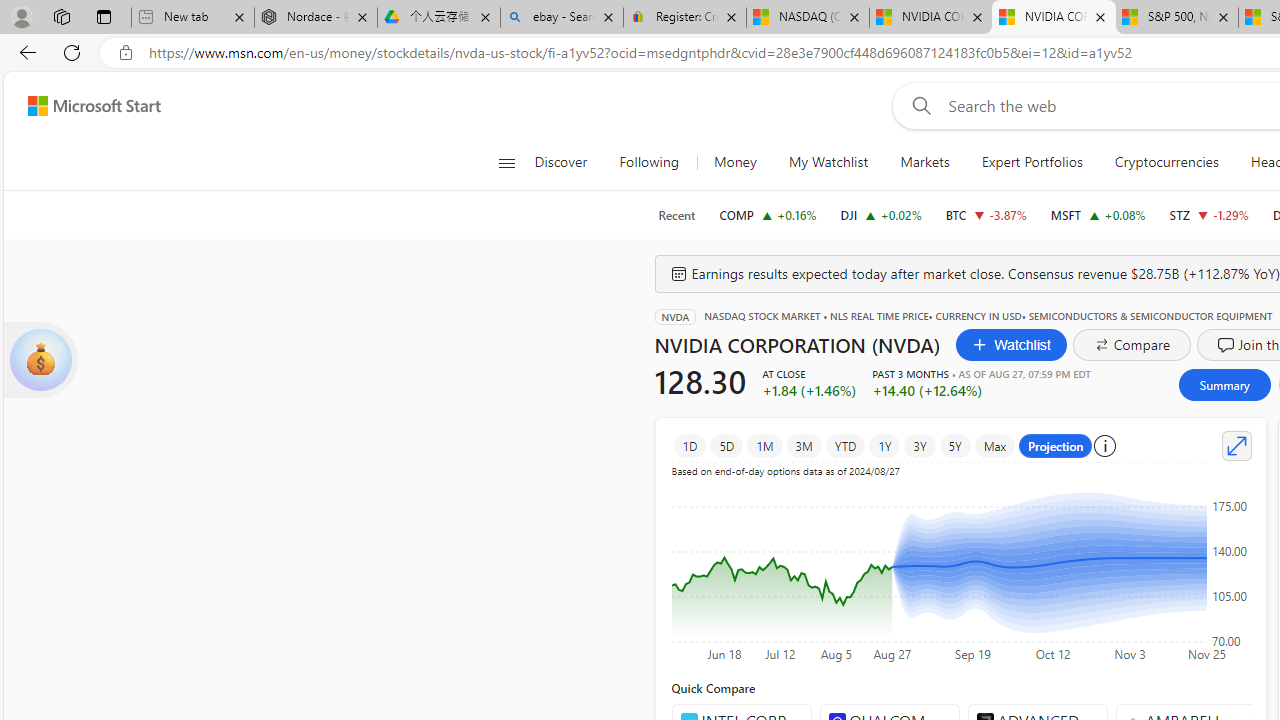 The height and width of the screenshot is (720, 1280). Describe the element at coordinates (884, 445) in the screenshot. I see `'1Y'` at that location.